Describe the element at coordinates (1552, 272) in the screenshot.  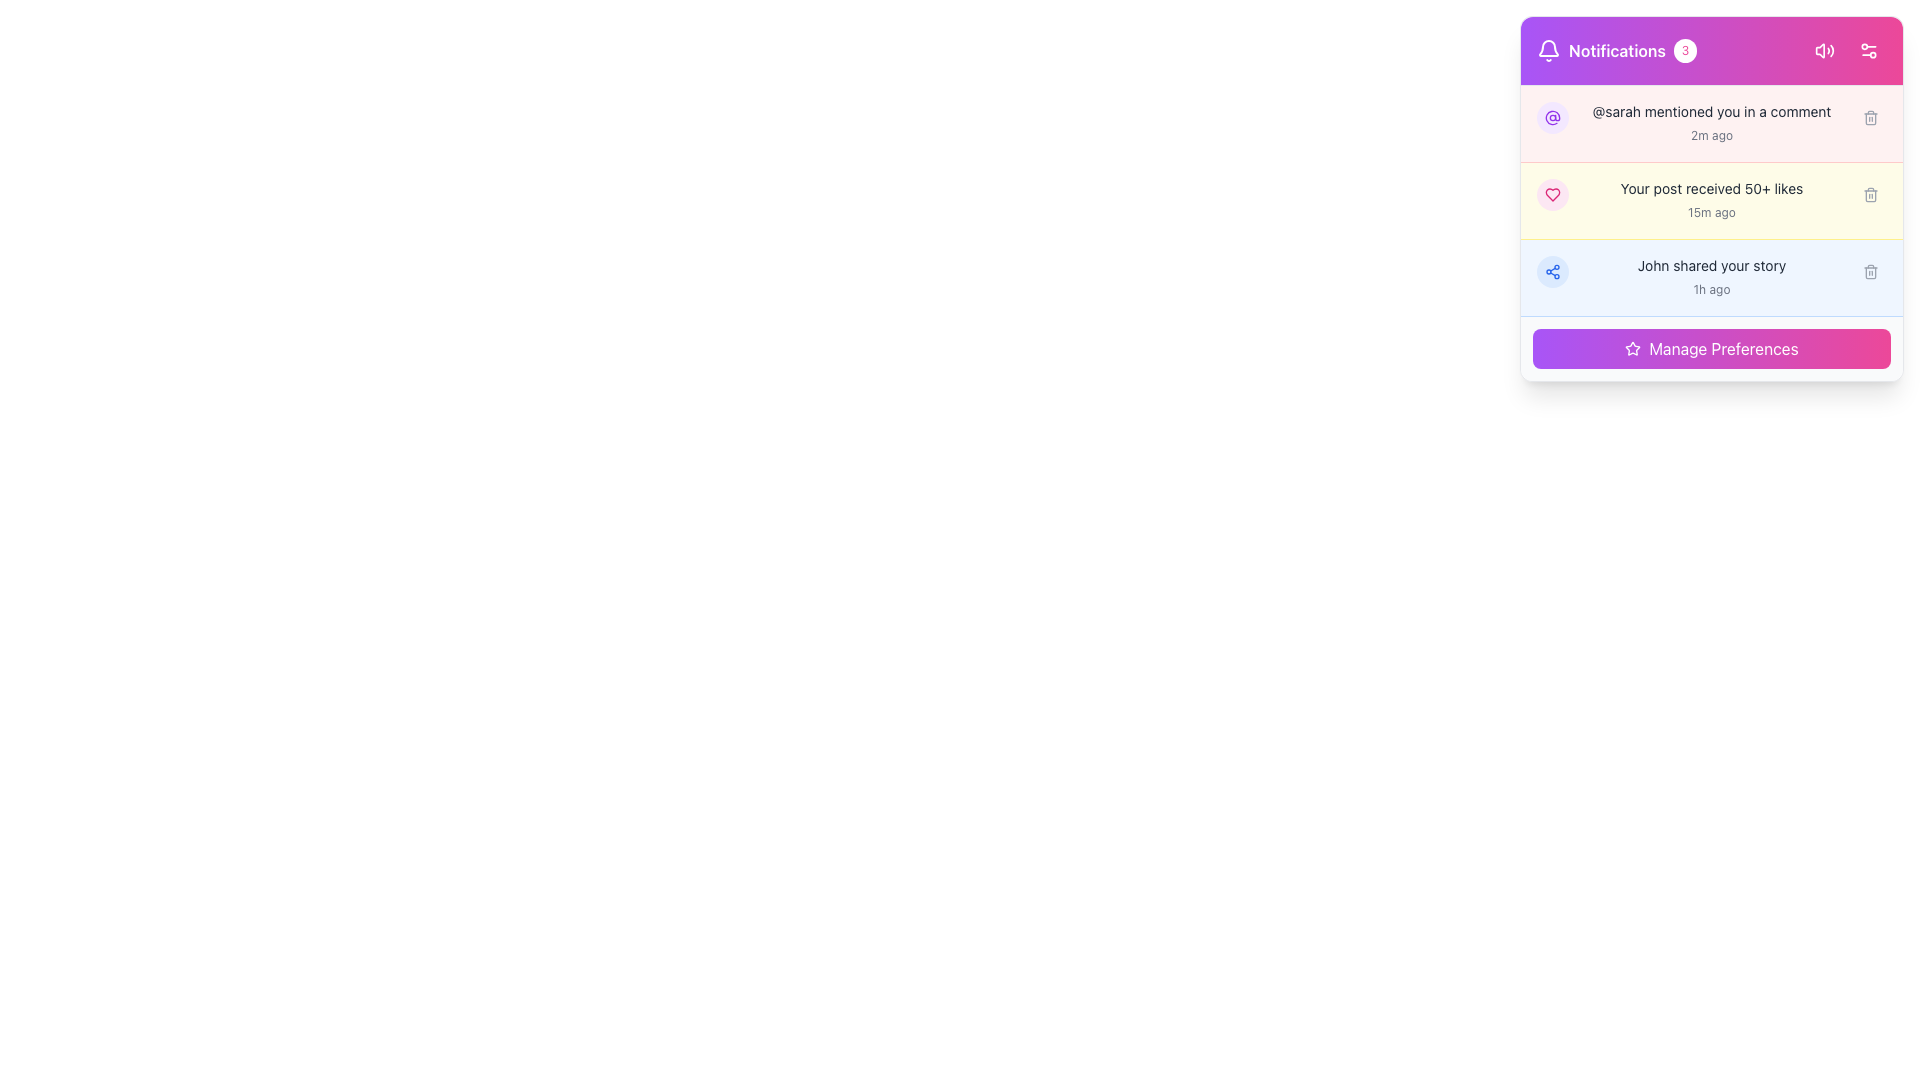
I see `the circular light blue button with a share icon located to the left of the notification labeled 'John shared your story 1h ago'` at that location.